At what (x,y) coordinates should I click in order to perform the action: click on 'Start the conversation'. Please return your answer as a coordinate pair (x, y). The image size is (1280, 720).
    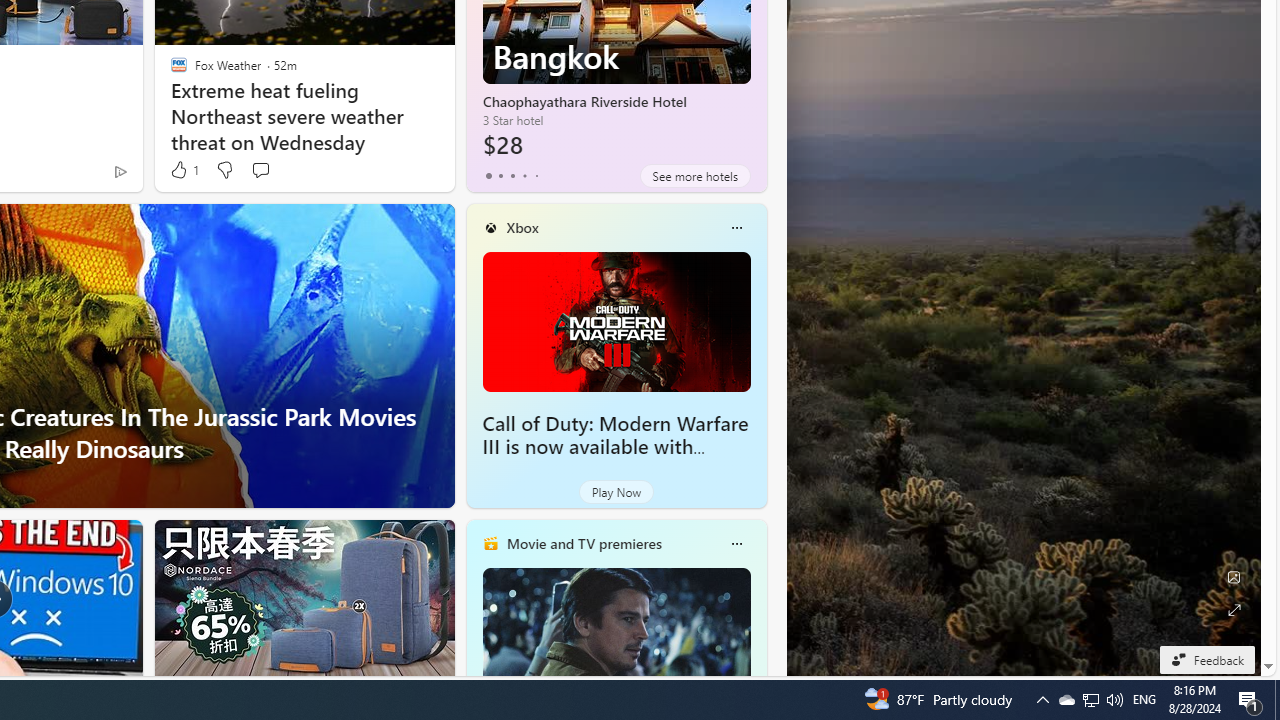
    Looking at the image, I should click on (259, 169).